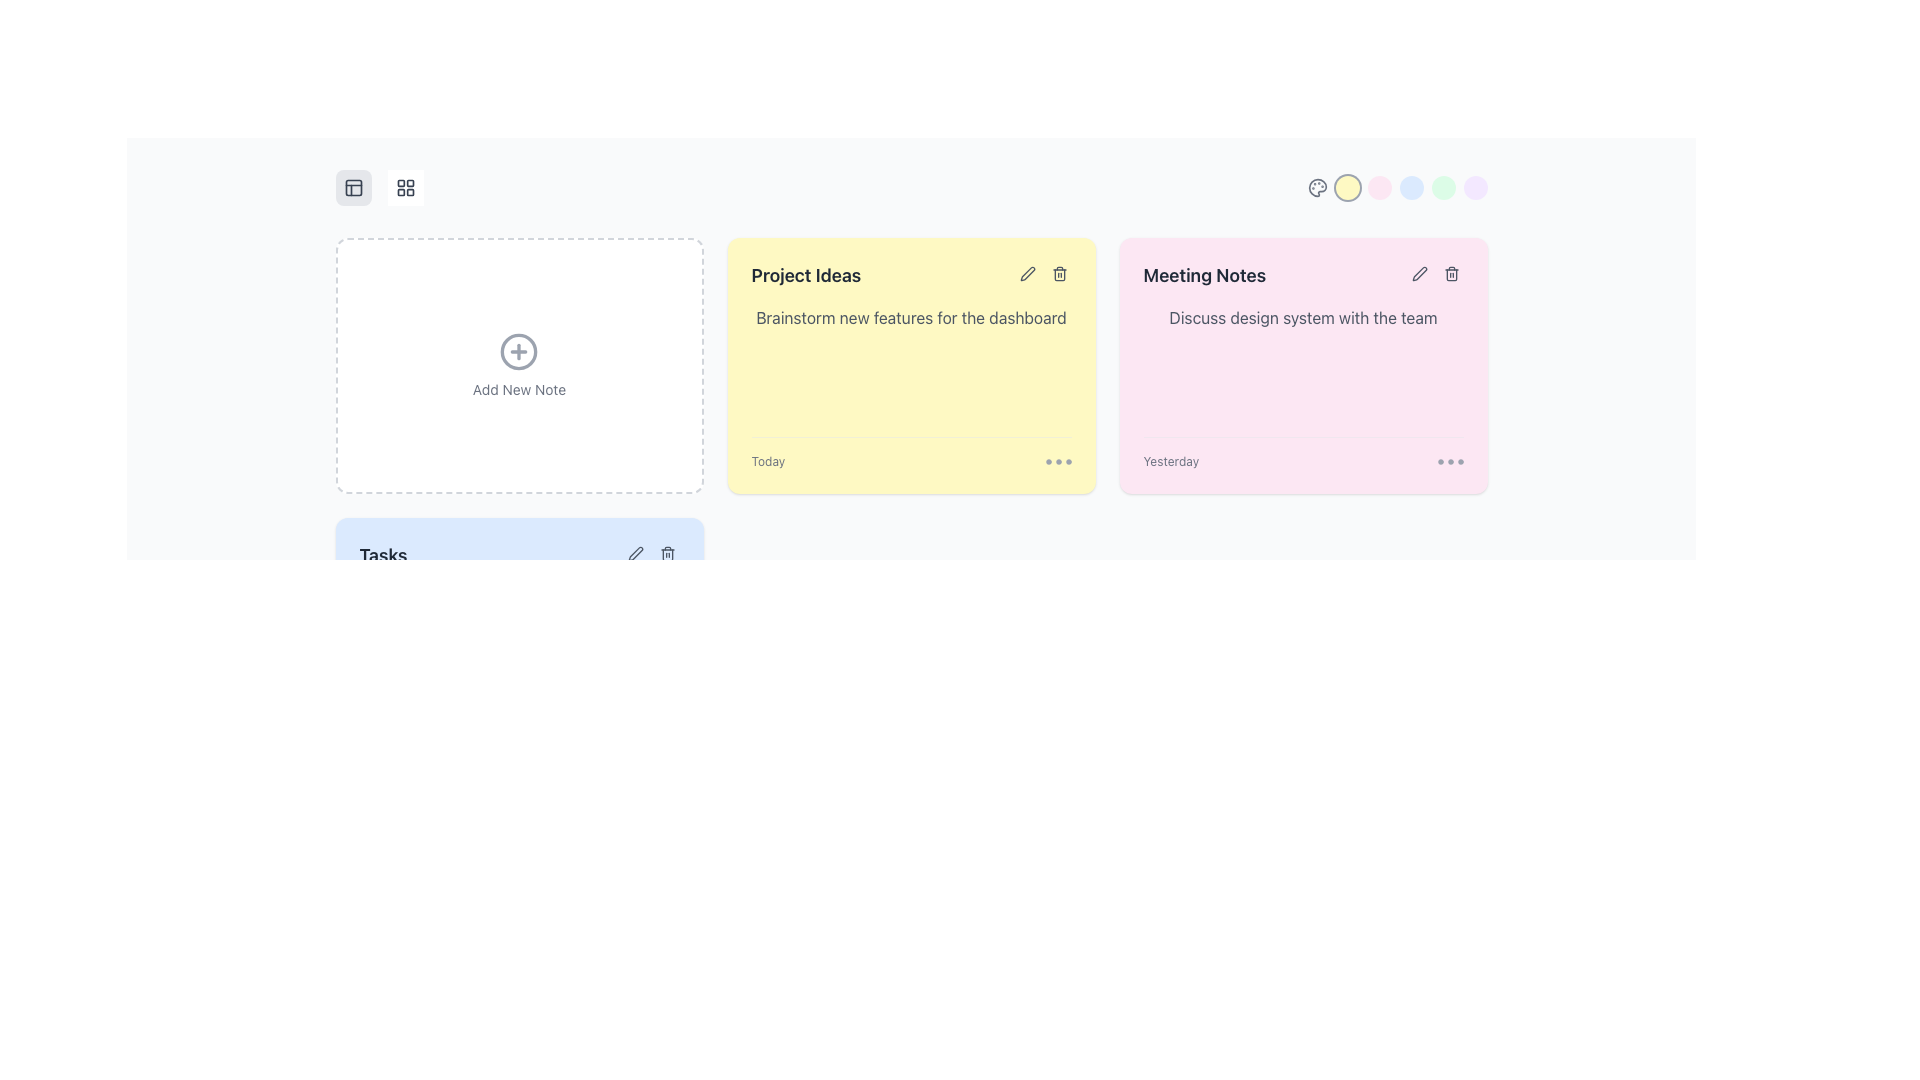 The image size is (1920, 1080). Describe the element at coordinates (667, 554) in the screenshot. I see `the delete button located to the far right of the horizontal button group in the 'Tasks' section` at that location.